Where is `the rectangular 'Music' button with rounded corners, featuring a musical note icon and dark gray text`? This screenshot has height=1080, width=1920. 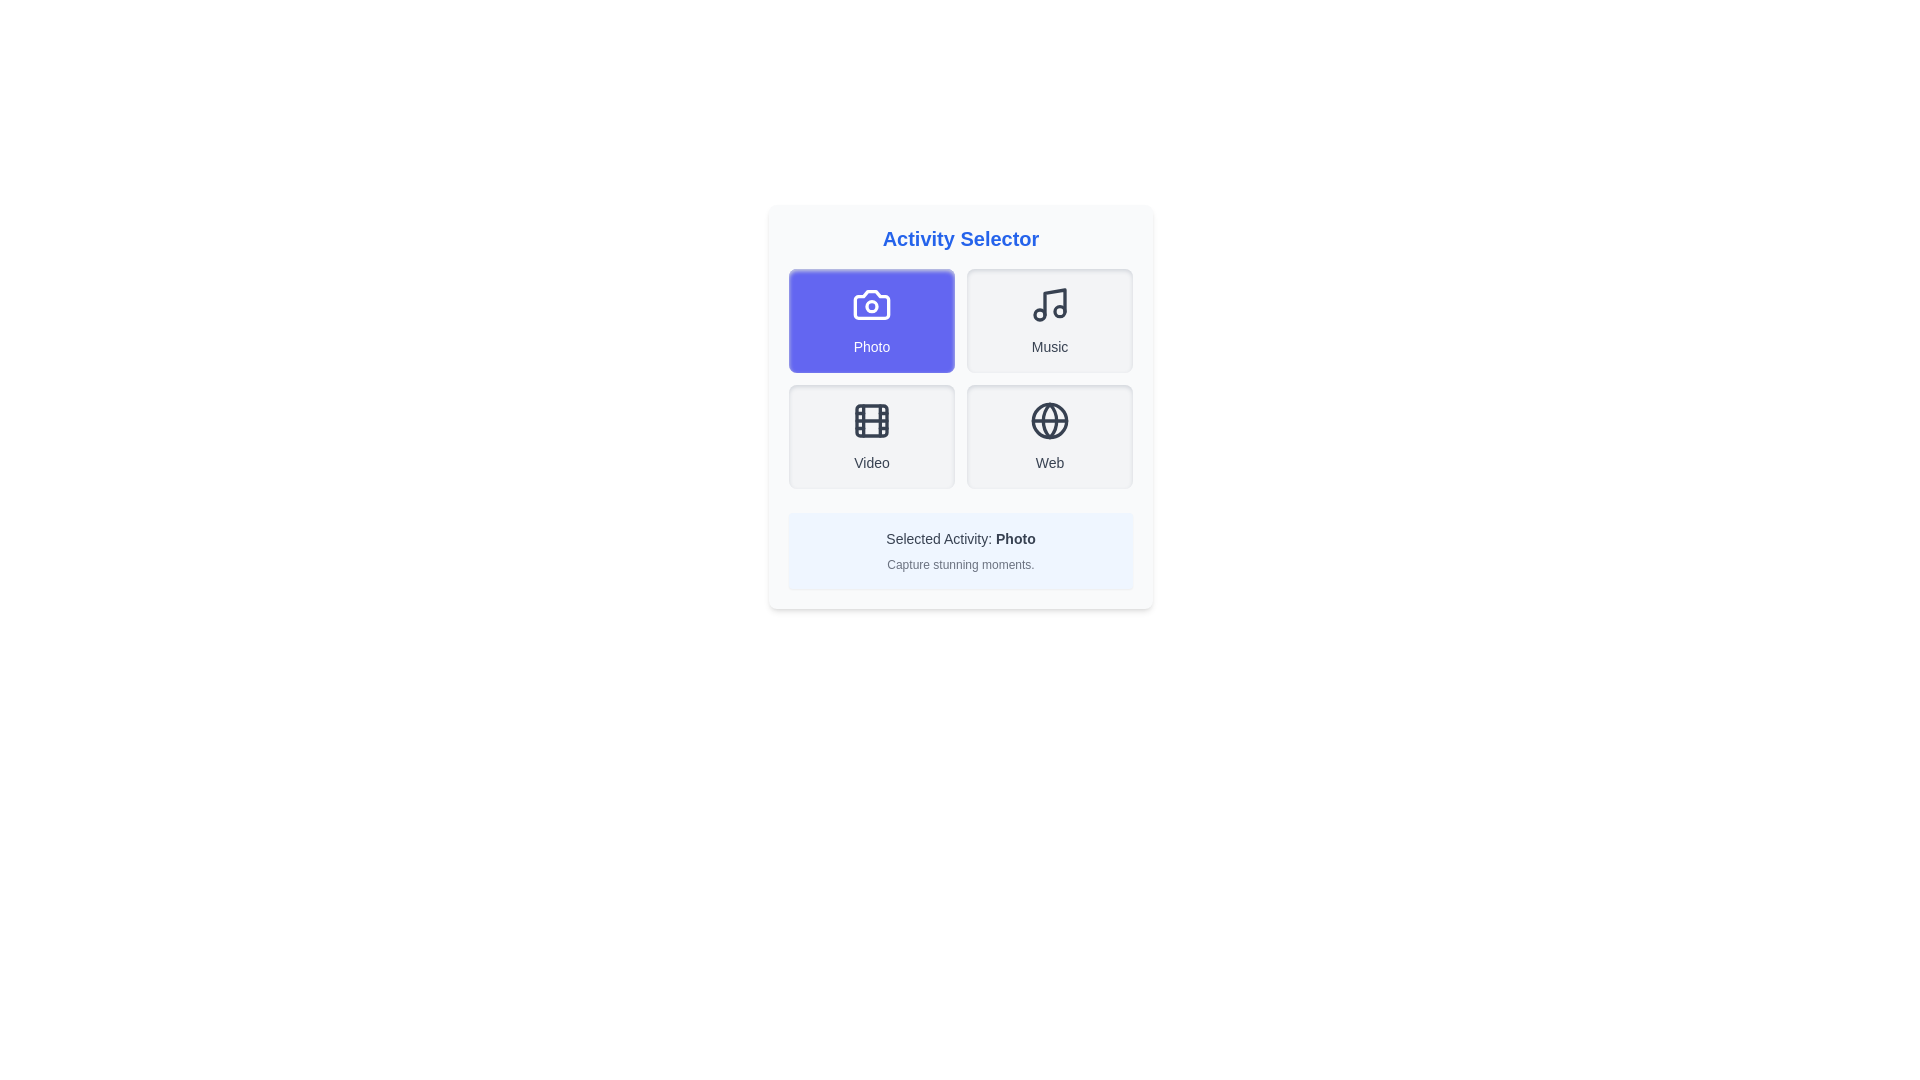 the rectangular 'Music' button with rounded corners, featuring a musical note icon and dark gray text is located at coordinates (1049, 319).